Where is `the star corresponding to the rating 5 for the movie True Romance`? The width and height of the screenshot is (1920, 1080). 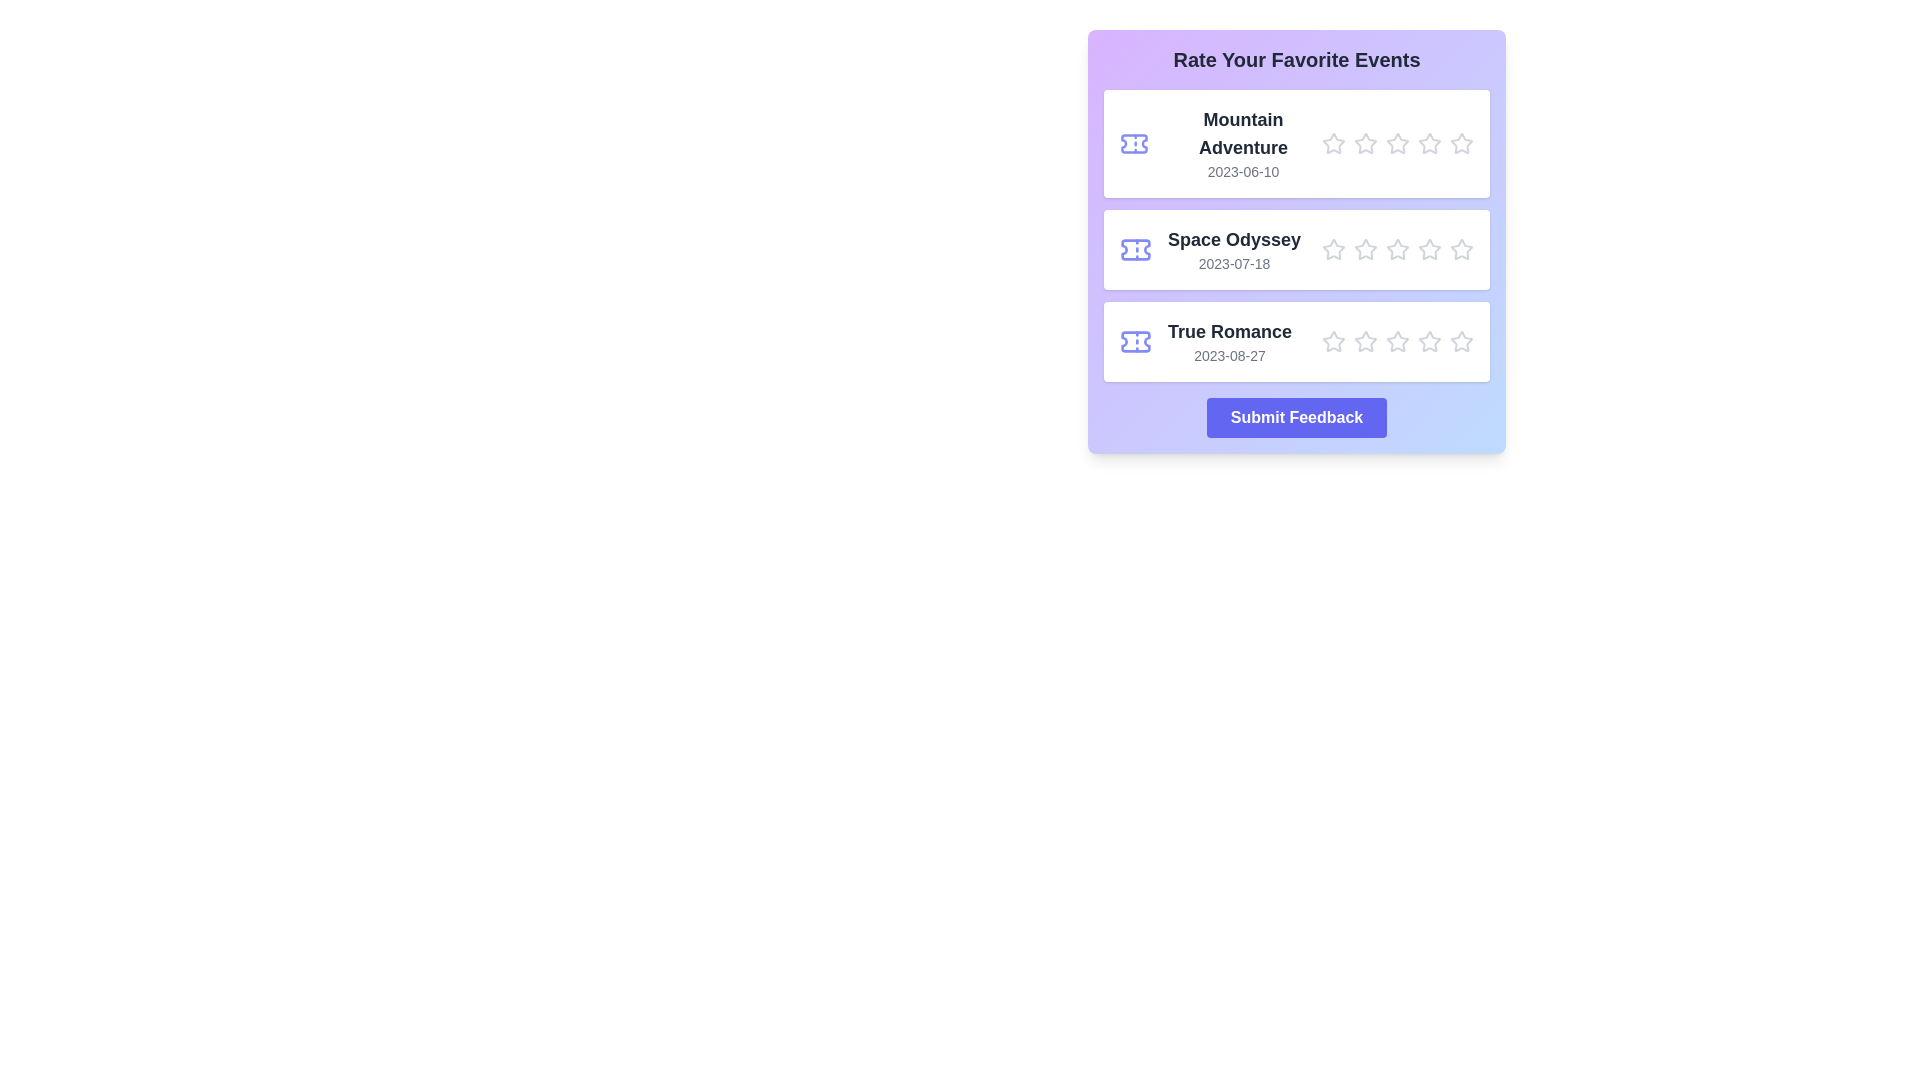 the star corresponding to the rating 5 for the movie True Romance is located at coordinates (1462, 341).